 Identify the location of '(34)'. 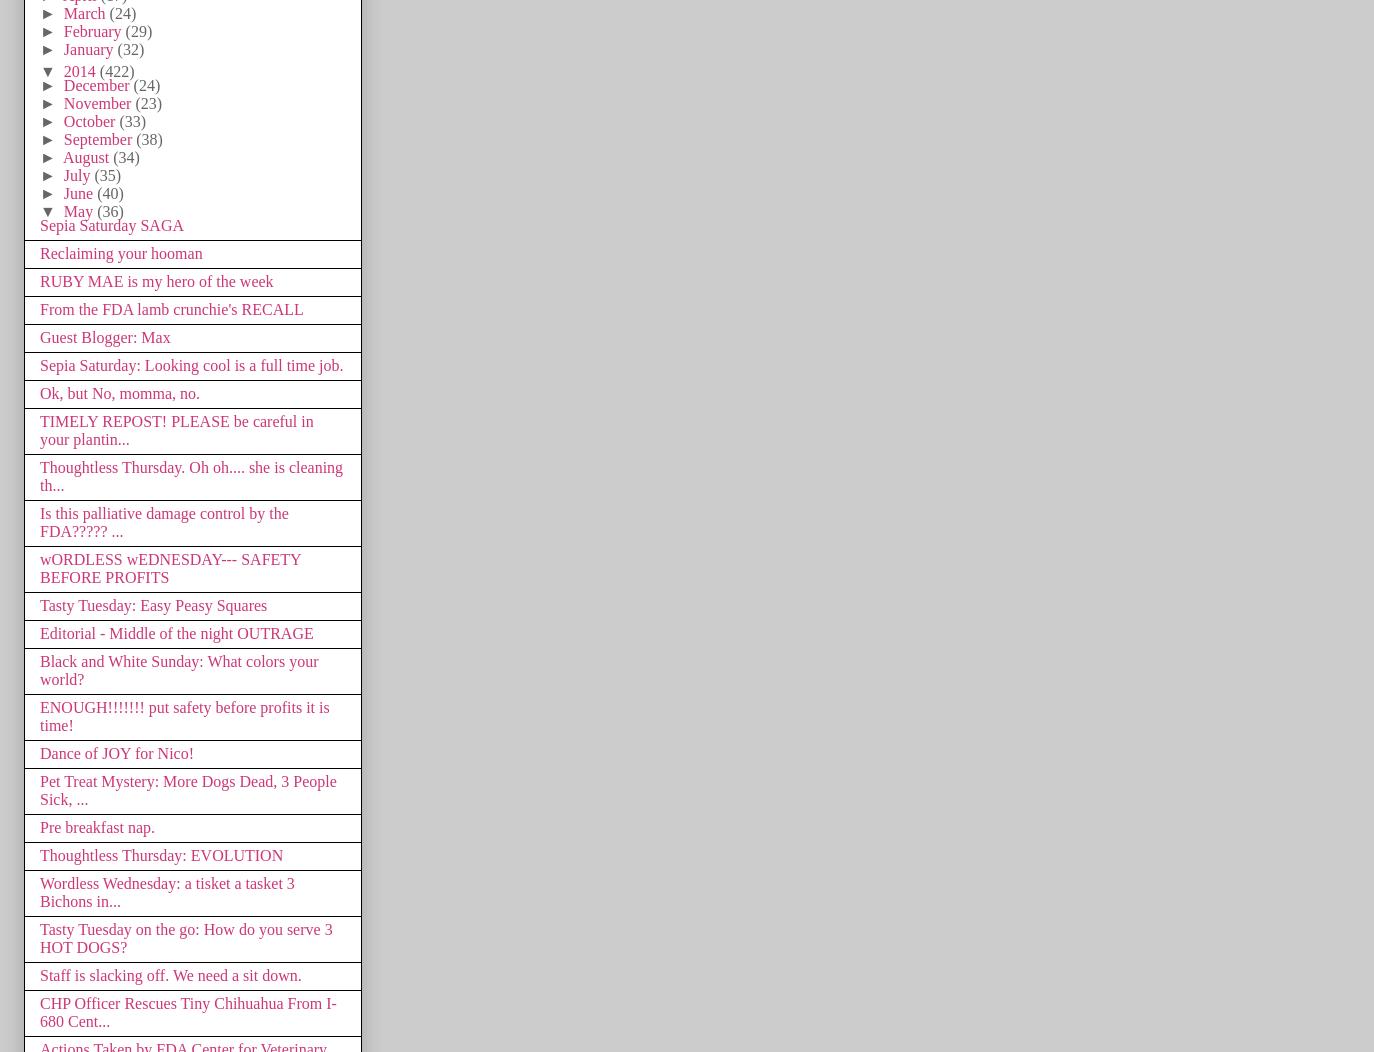
(124, 155).